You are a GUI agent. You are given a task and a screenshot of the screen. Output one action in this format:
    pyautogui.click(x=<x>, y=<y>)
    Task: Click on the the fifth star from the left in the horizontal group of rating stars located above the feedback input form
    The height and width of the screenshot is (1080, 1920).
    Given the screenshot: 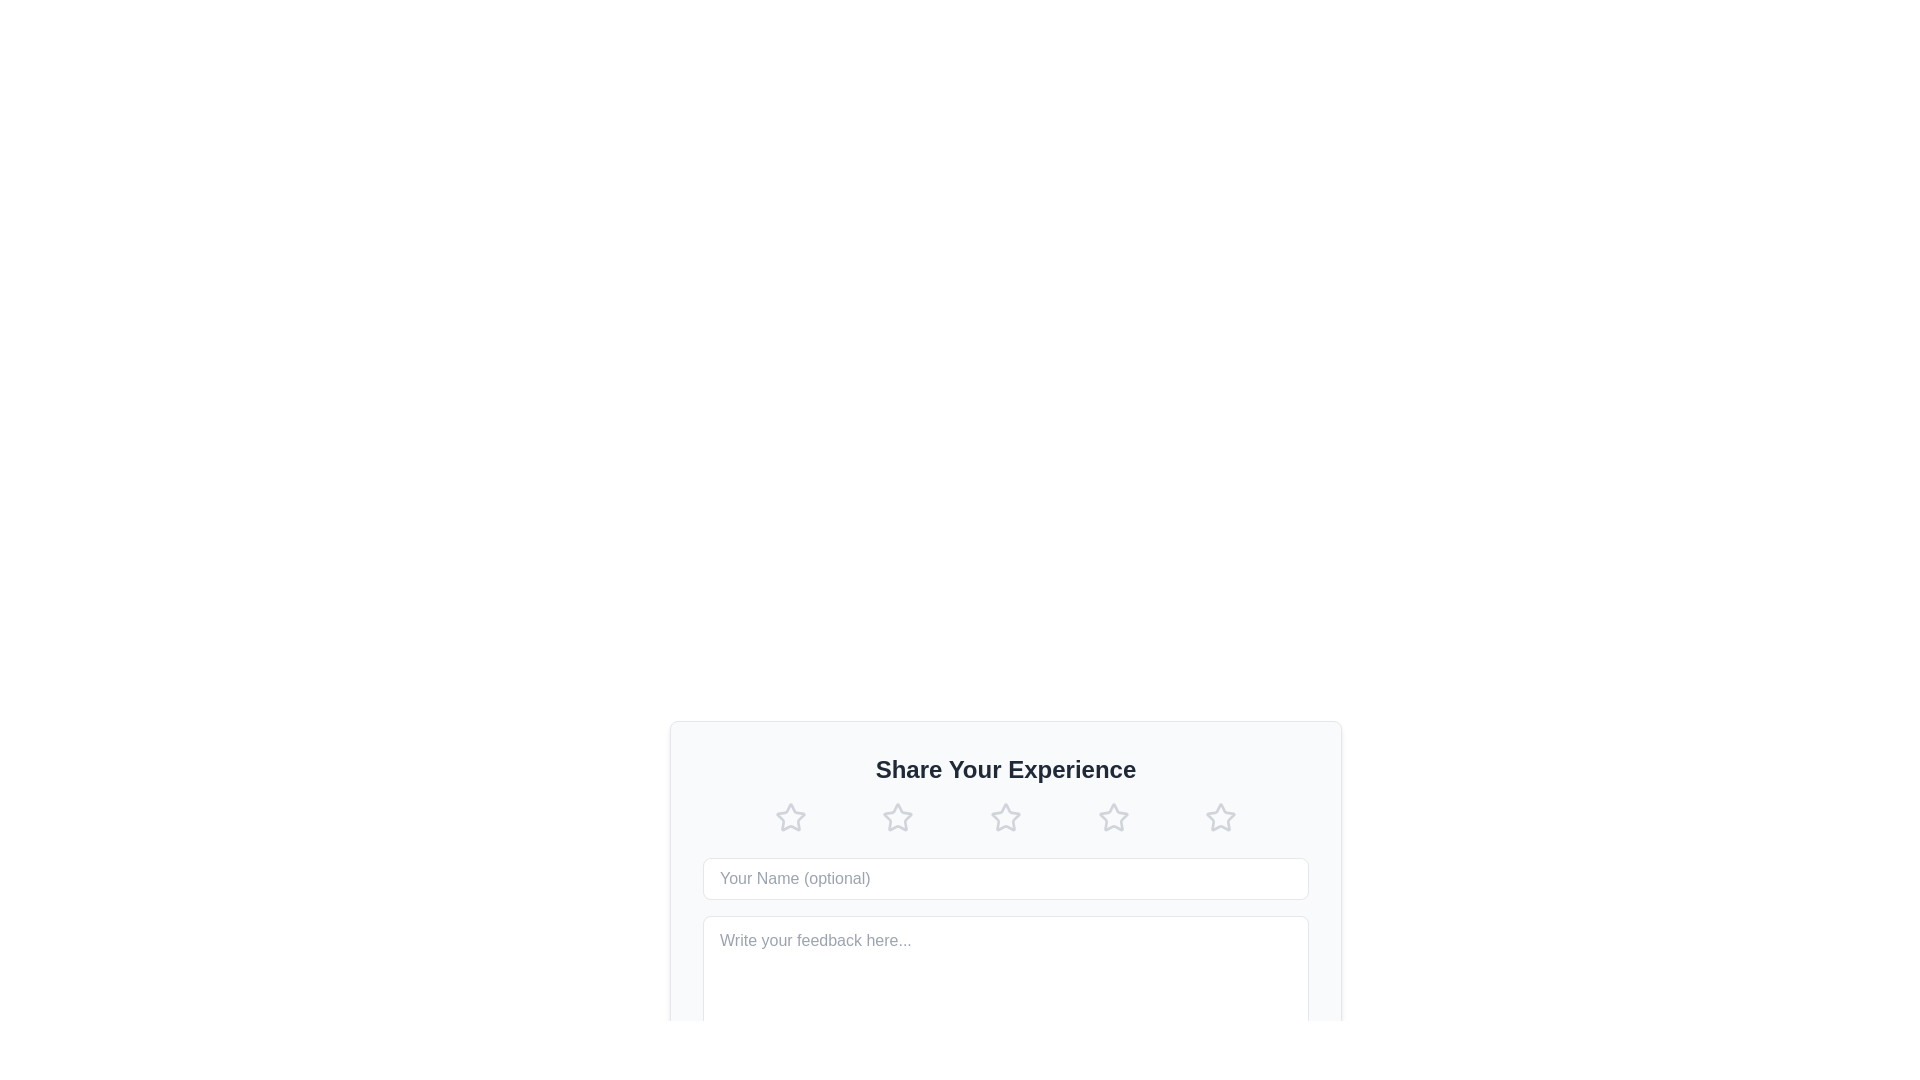 What is the action you would take?
    pyautogui.click(x=1220, y=817)
    